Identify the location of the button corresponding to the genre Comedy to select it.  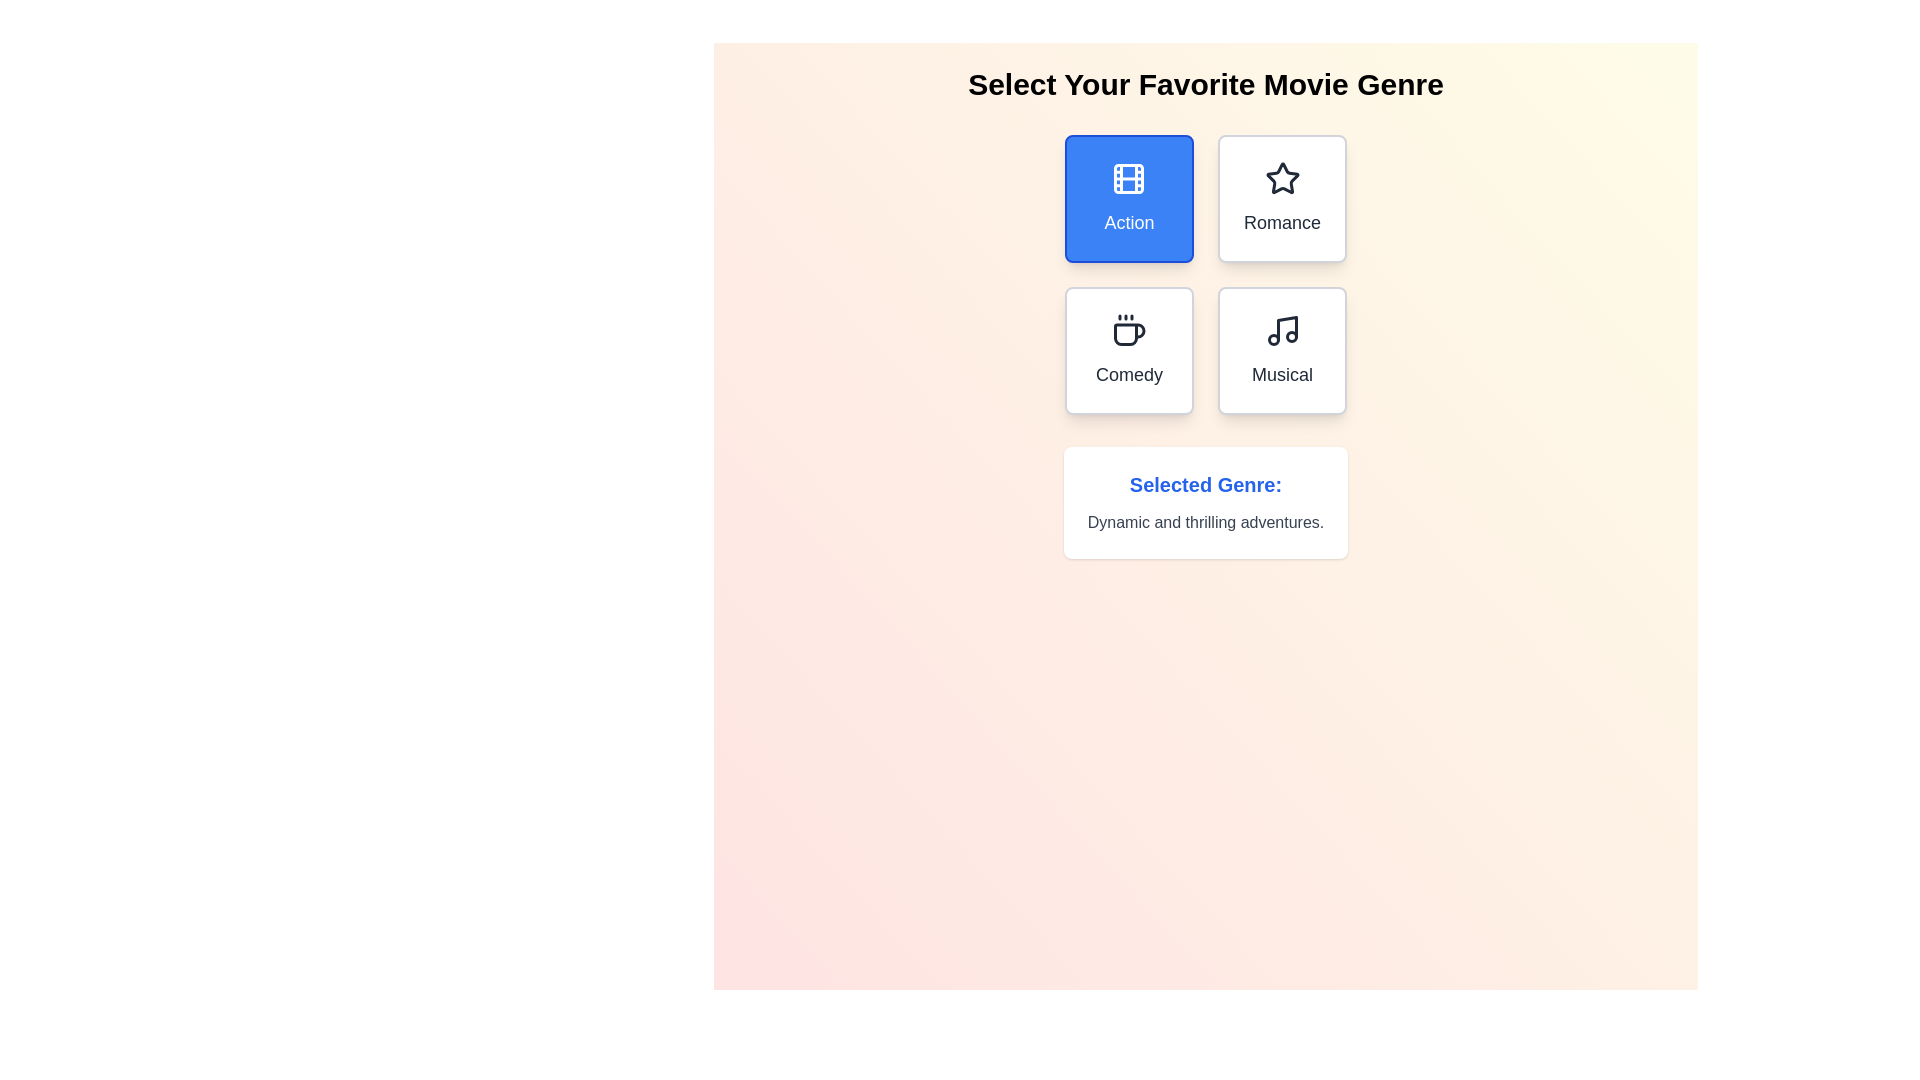
(1129, 350).